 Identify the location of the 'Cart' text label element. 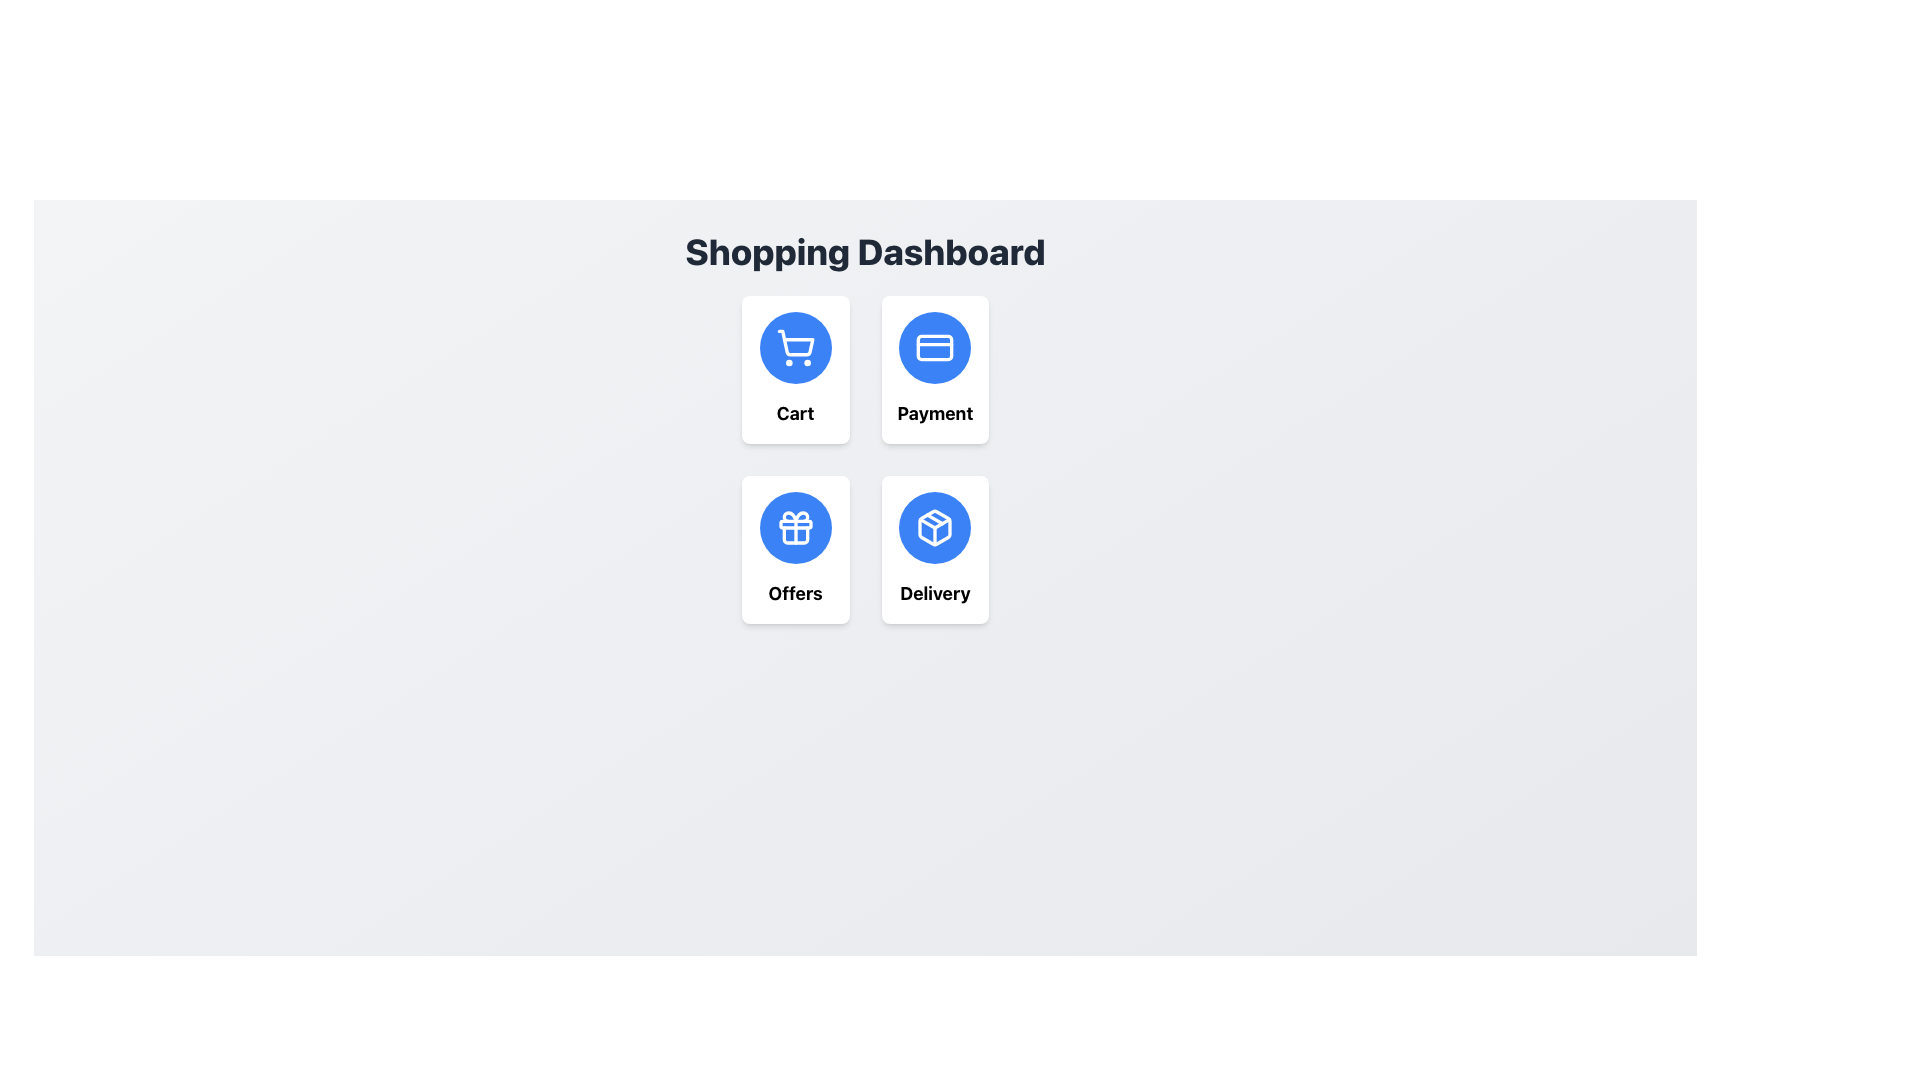
(794, 412).